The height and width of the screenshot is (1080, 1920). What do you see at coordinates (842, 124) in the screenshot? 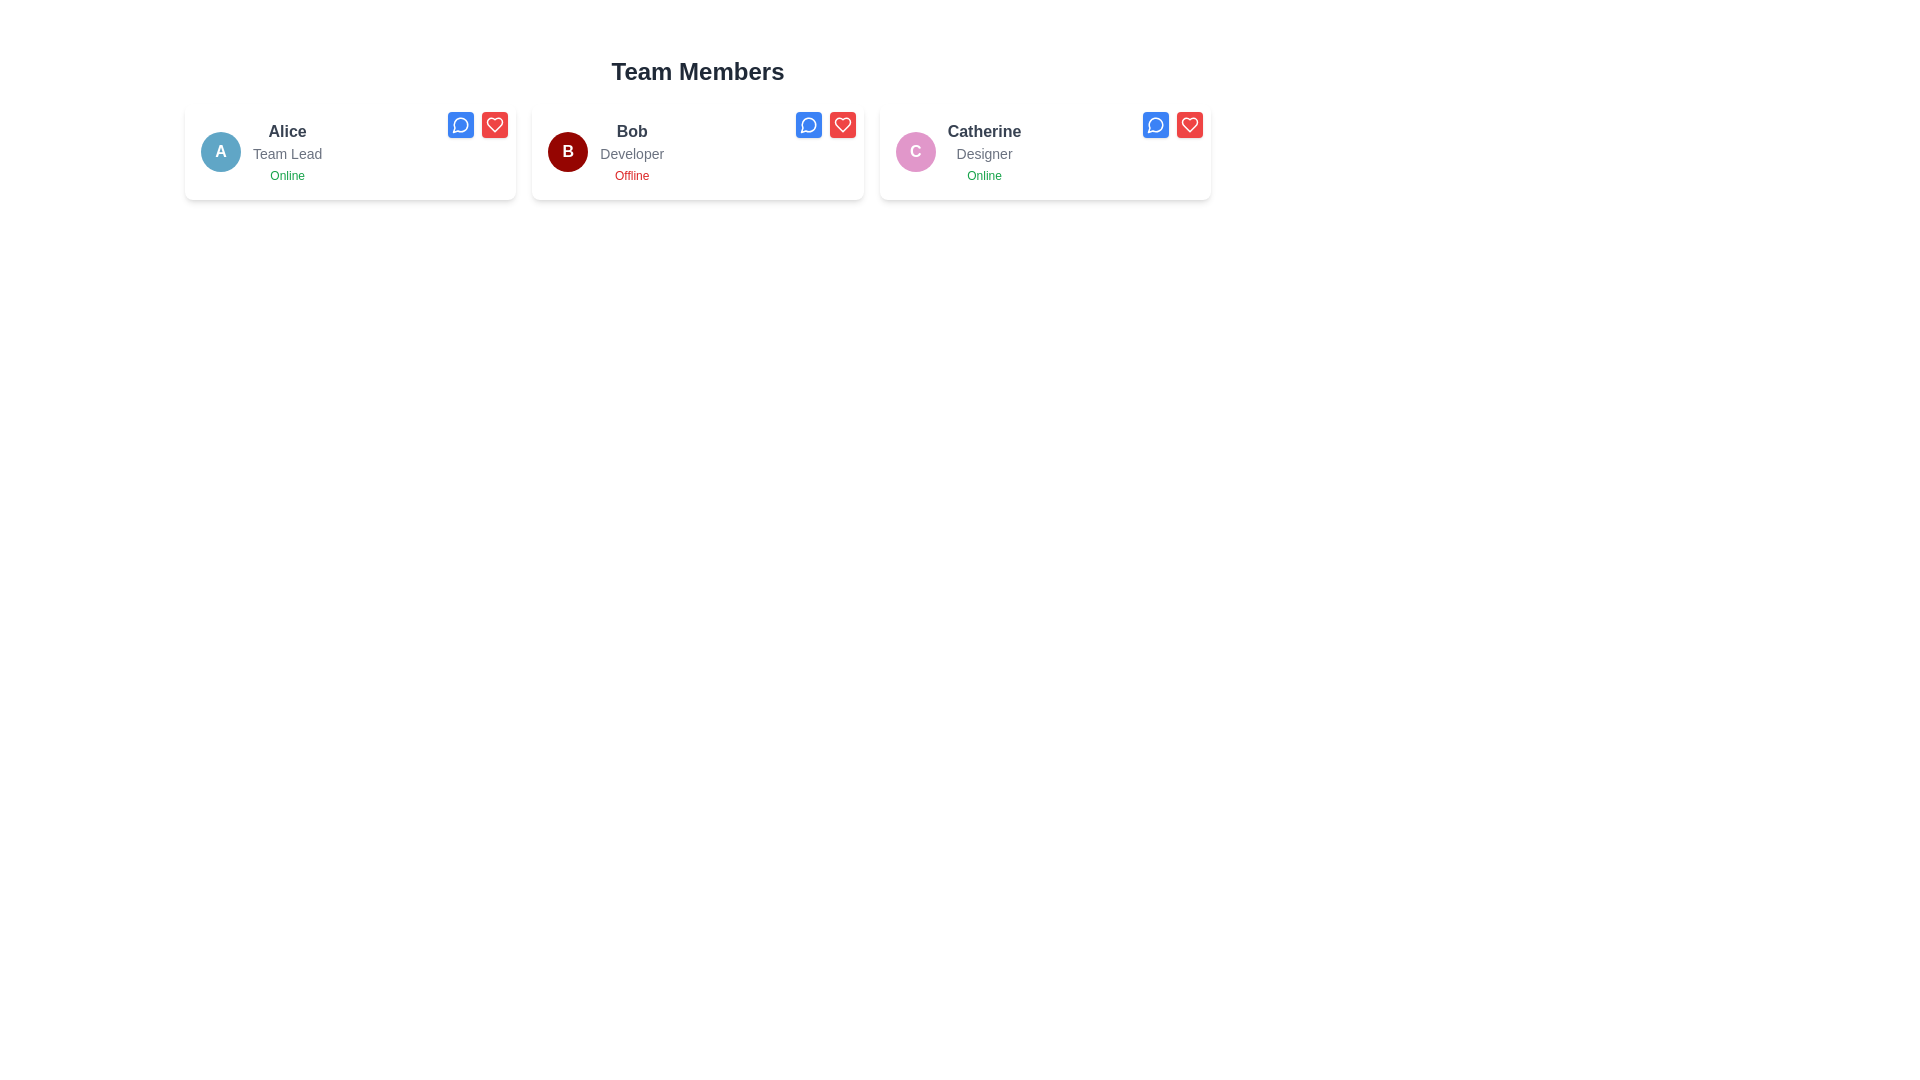
I see `the heart-shaped icon within the button component located at the top-right corner of Bob's team member card` at bounding box center [842, 124].